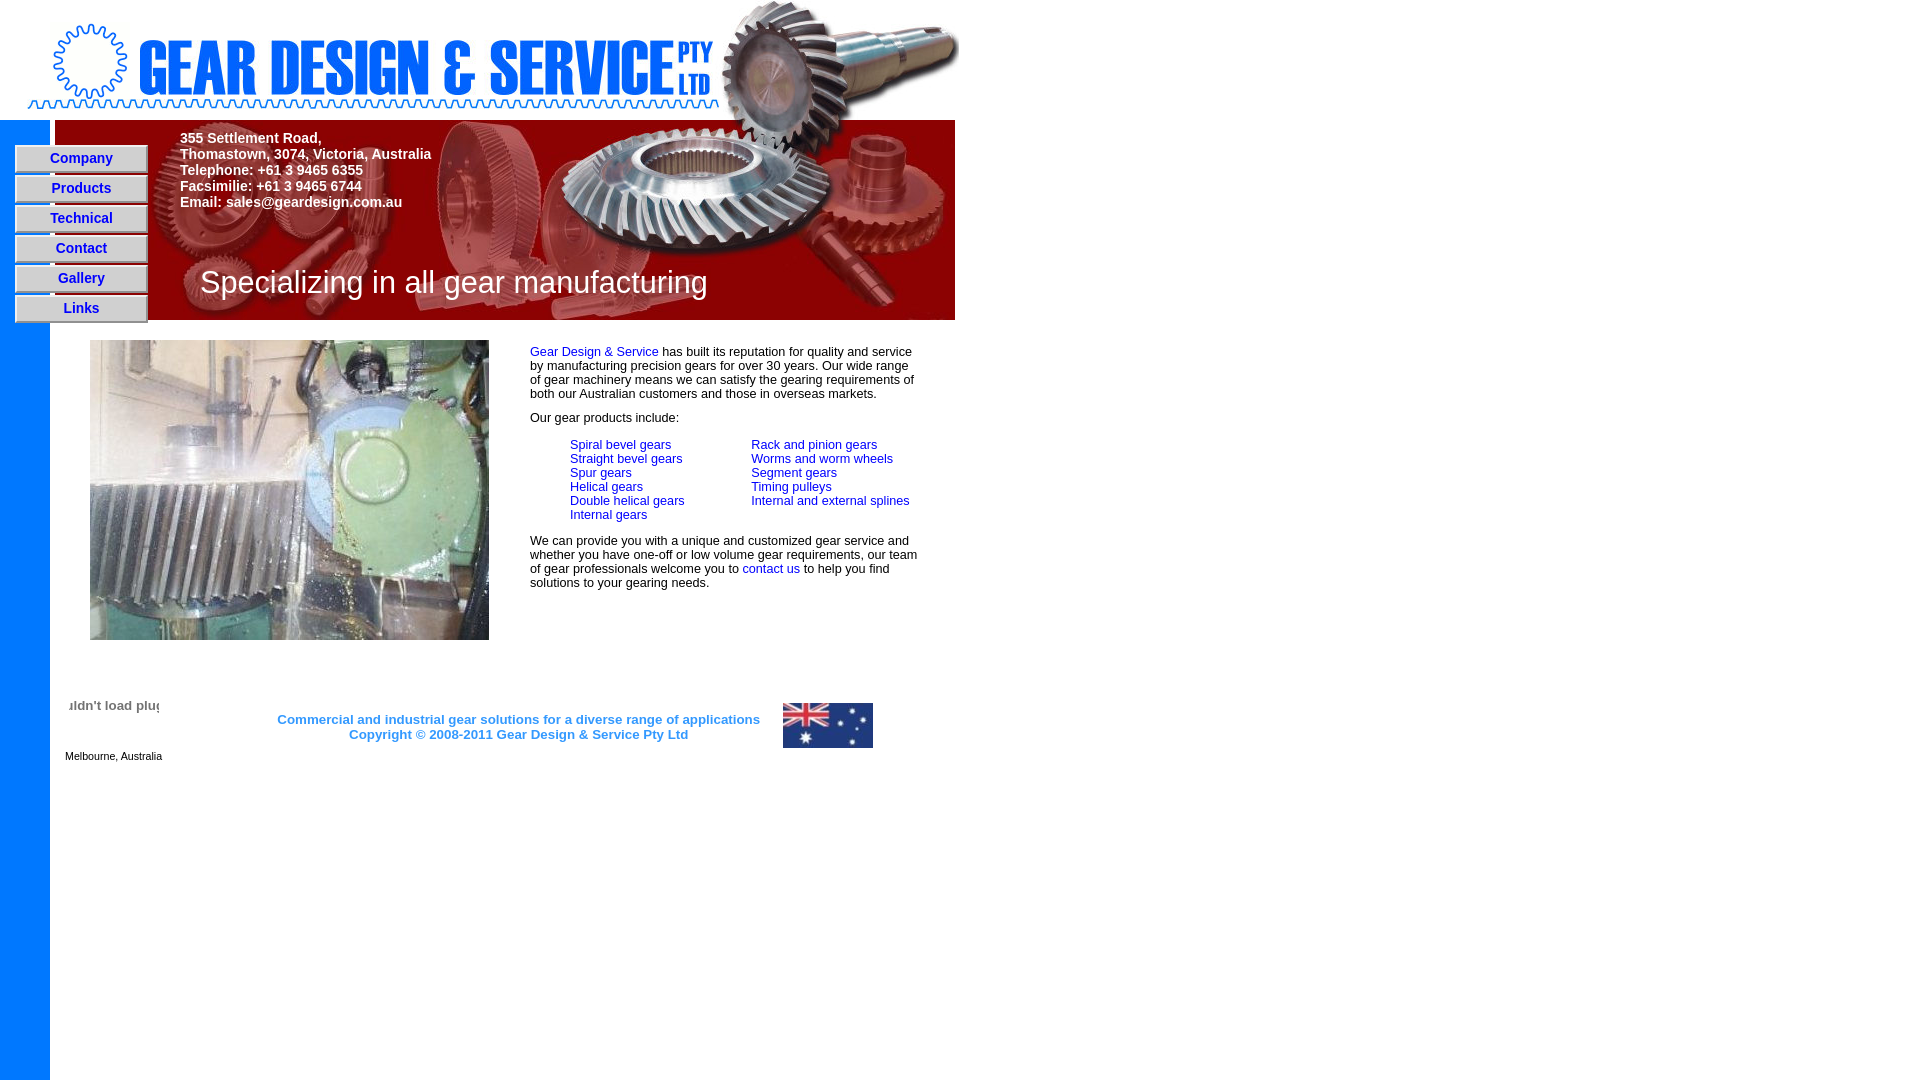 Image resolution: width=1920 pixels, height=1080 pixels. What do you see at coordinates (830, 500) in the screenshot?
I see `'Internal and external splines'` at bounding box center [830, 500].